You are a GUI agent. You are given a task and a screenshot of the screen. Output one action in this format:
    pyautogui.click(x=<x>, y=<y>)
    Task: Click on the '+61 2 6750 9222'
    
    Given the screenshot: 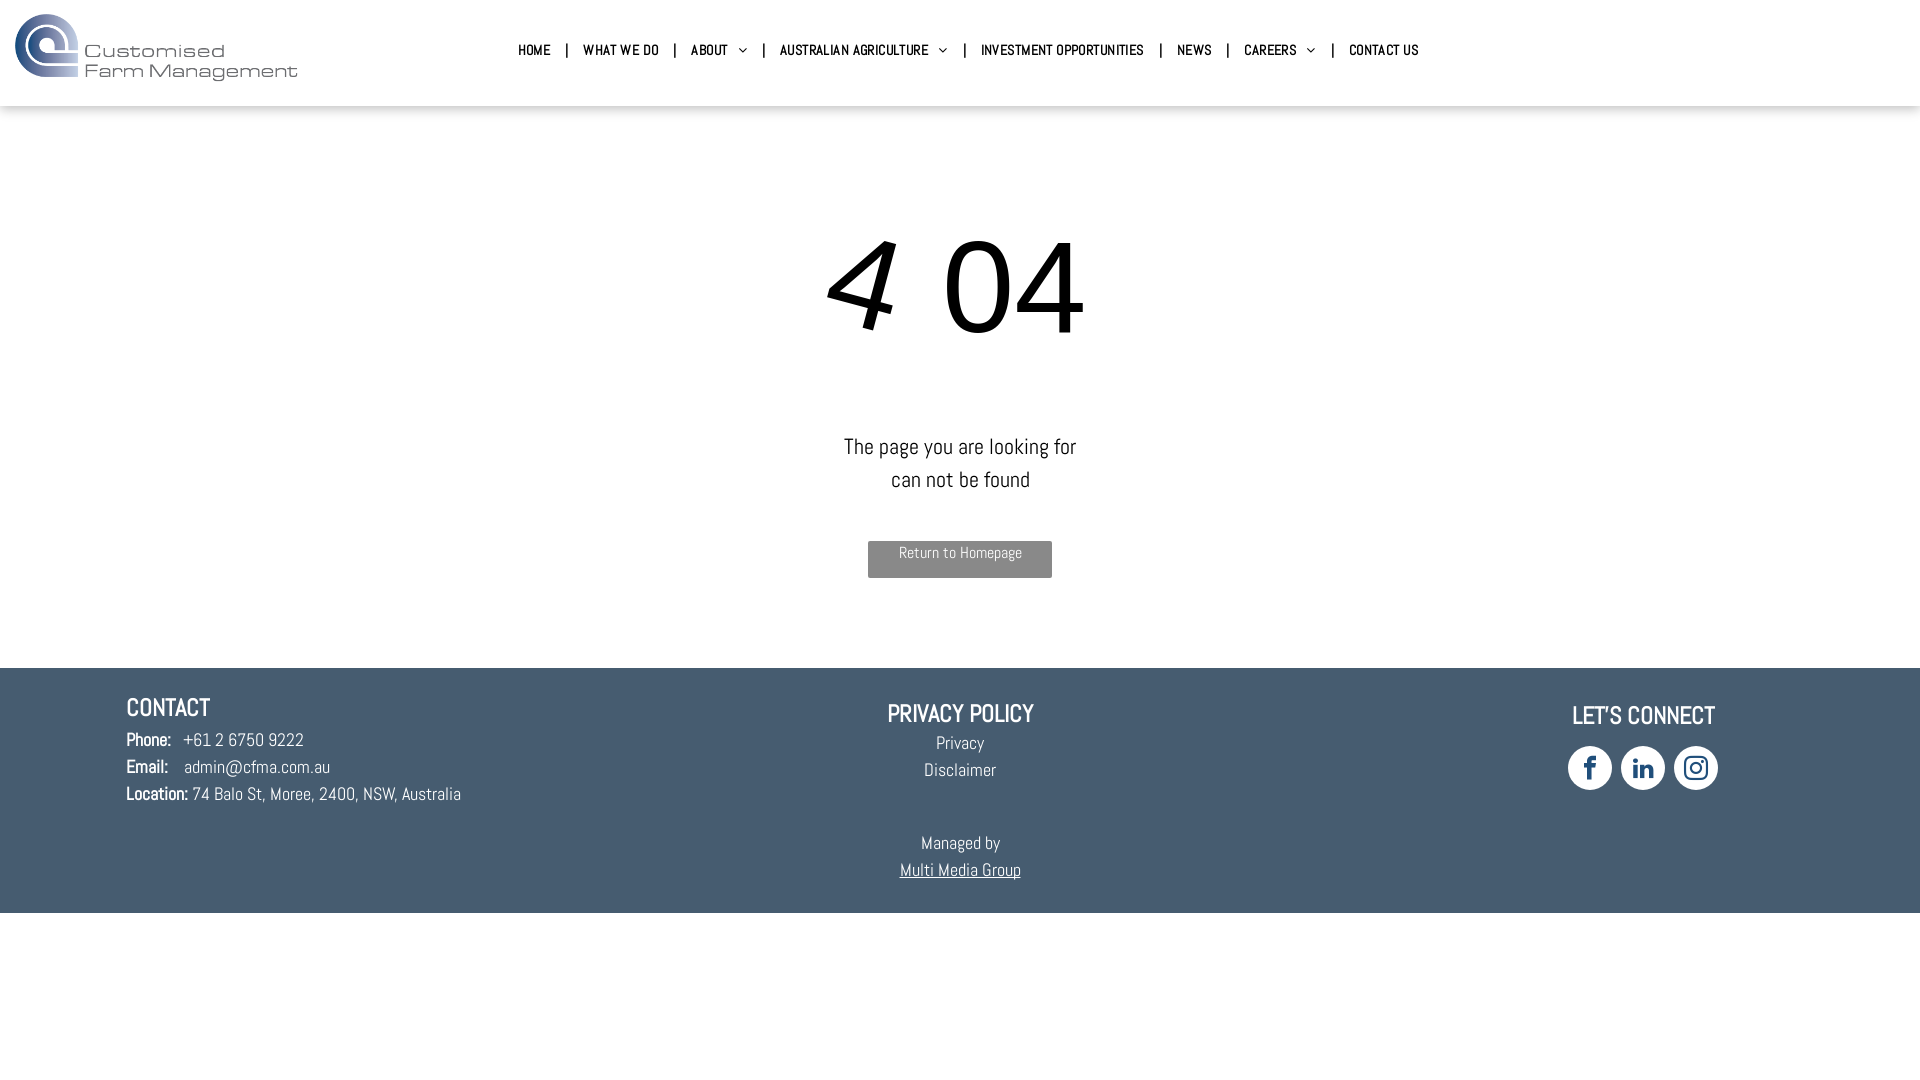 What is the action you would take?
    pyautogui.click(x=241, y=739)
    